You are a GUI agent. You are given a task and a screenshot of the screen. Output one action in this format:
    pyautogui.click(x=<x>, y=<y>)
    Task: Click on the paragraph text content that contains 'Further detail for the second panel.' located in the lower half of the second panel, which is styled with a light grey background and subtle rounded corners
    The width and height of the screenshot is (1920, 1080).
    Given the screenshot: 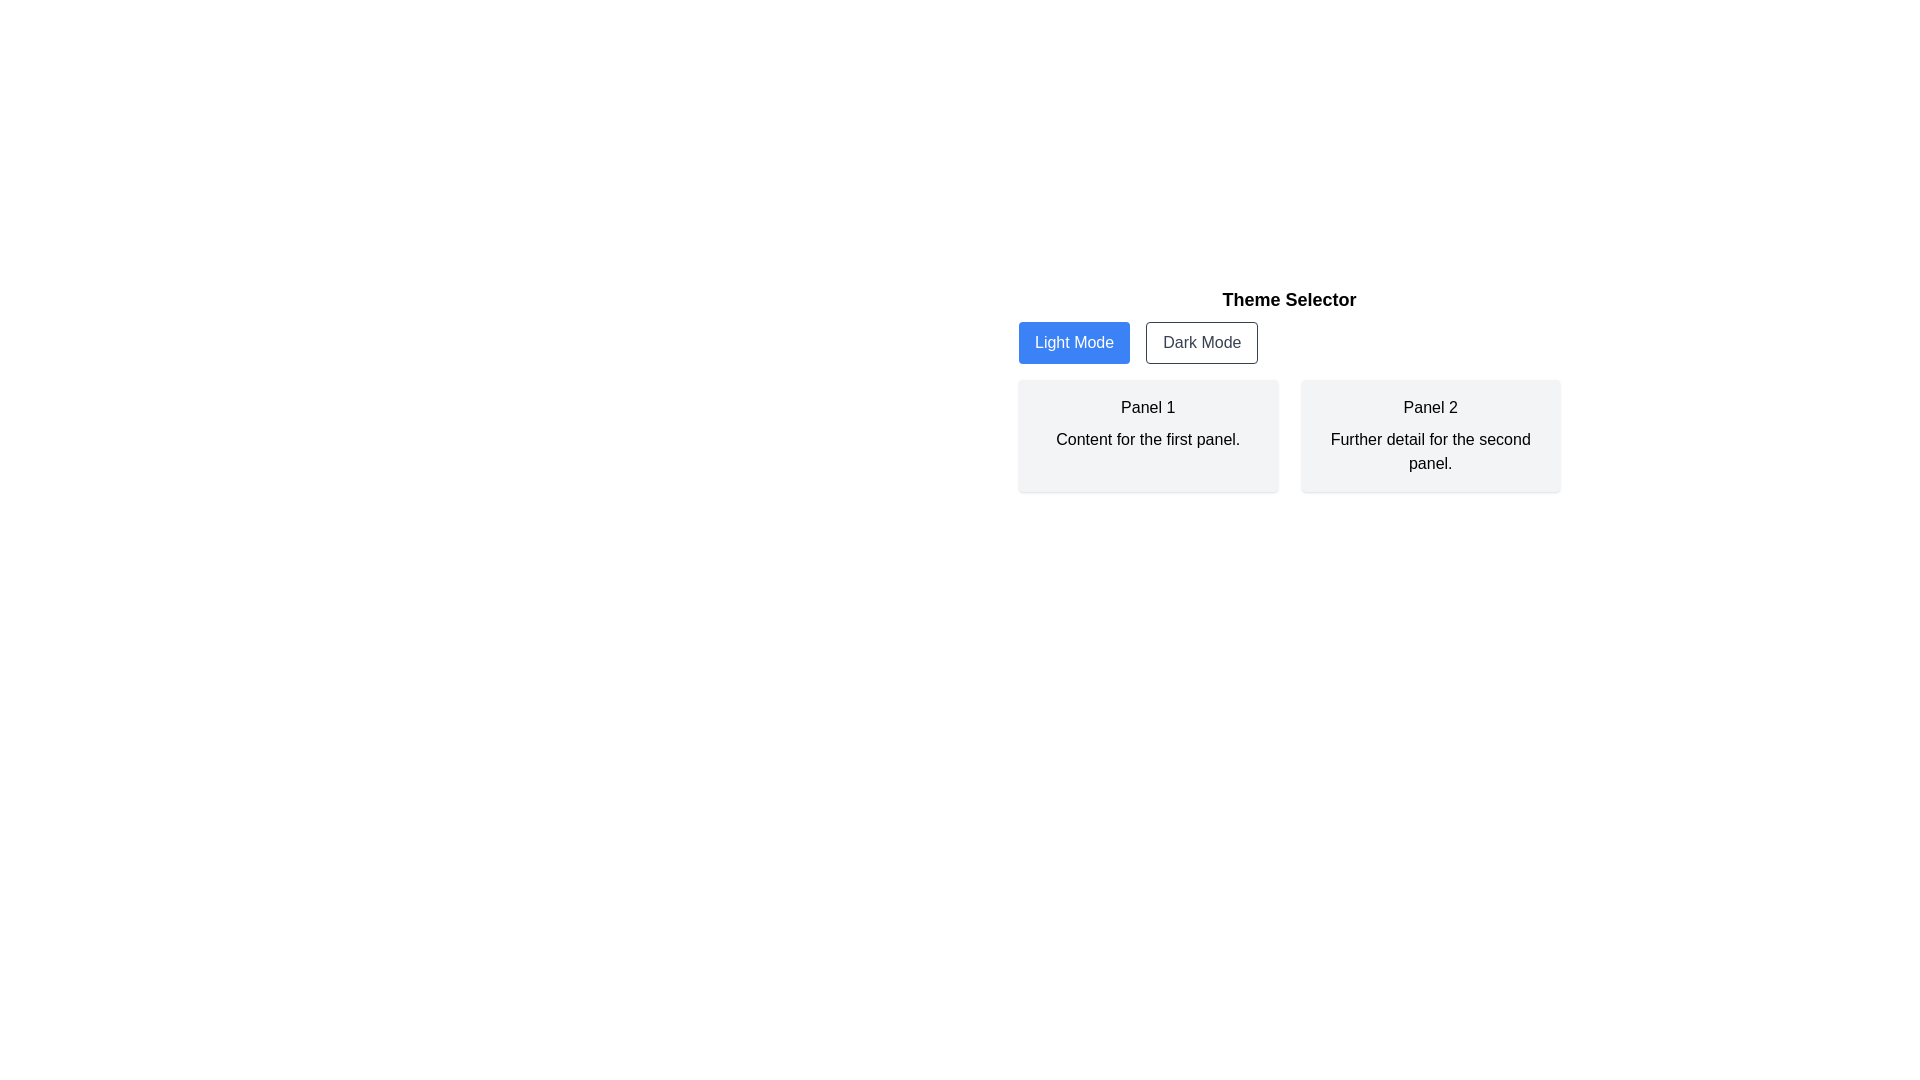 What is the action you would take?
    pyautogui.click(x=1429, y=451)
    